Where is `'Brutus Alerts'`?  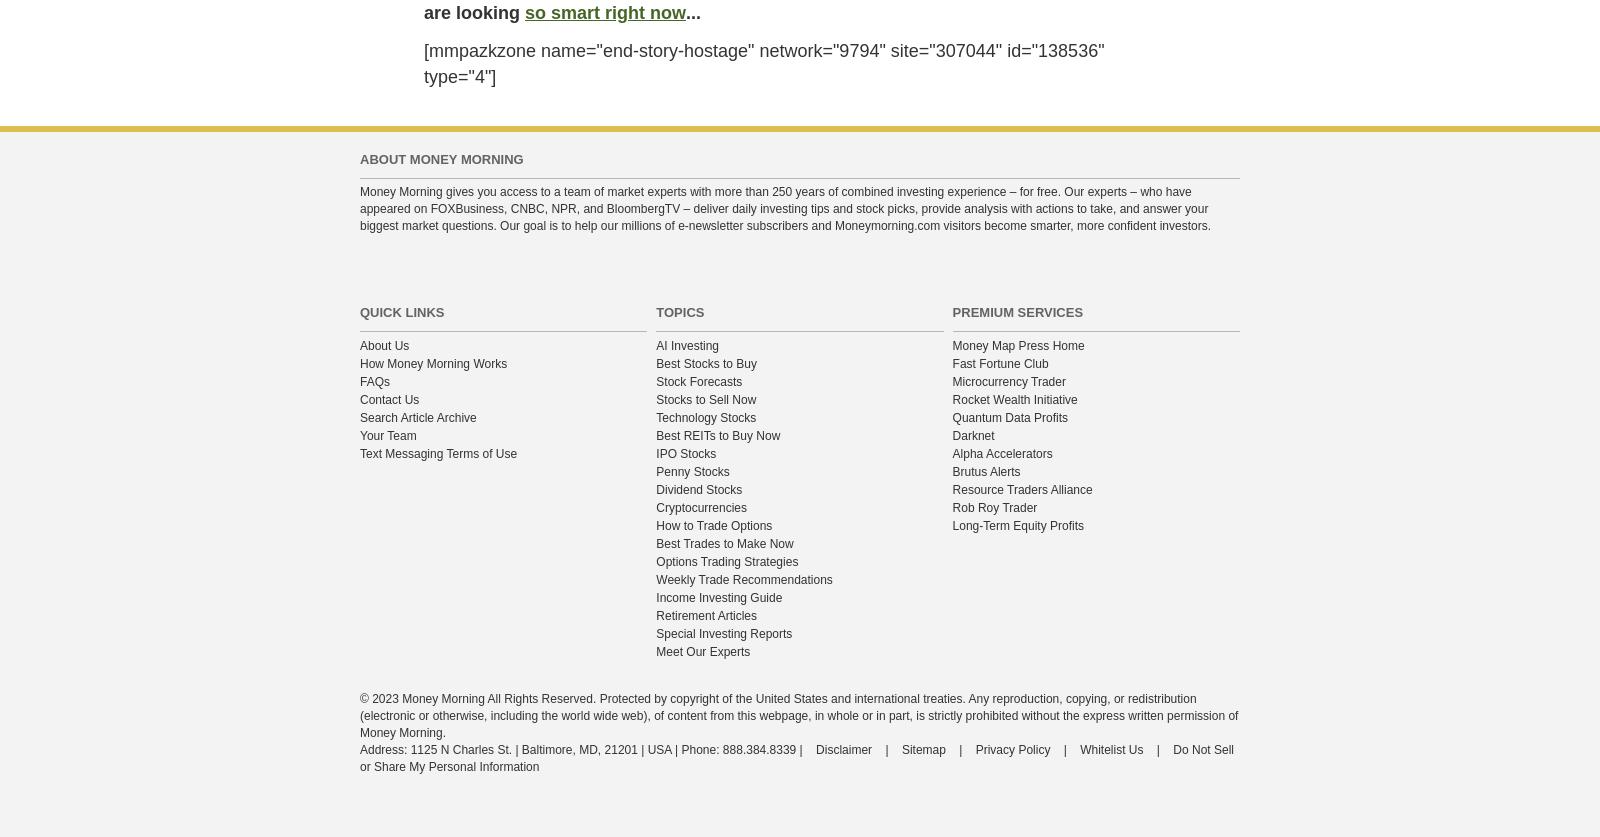
'Brutus Alerts' is located at coordinates (984, 470).